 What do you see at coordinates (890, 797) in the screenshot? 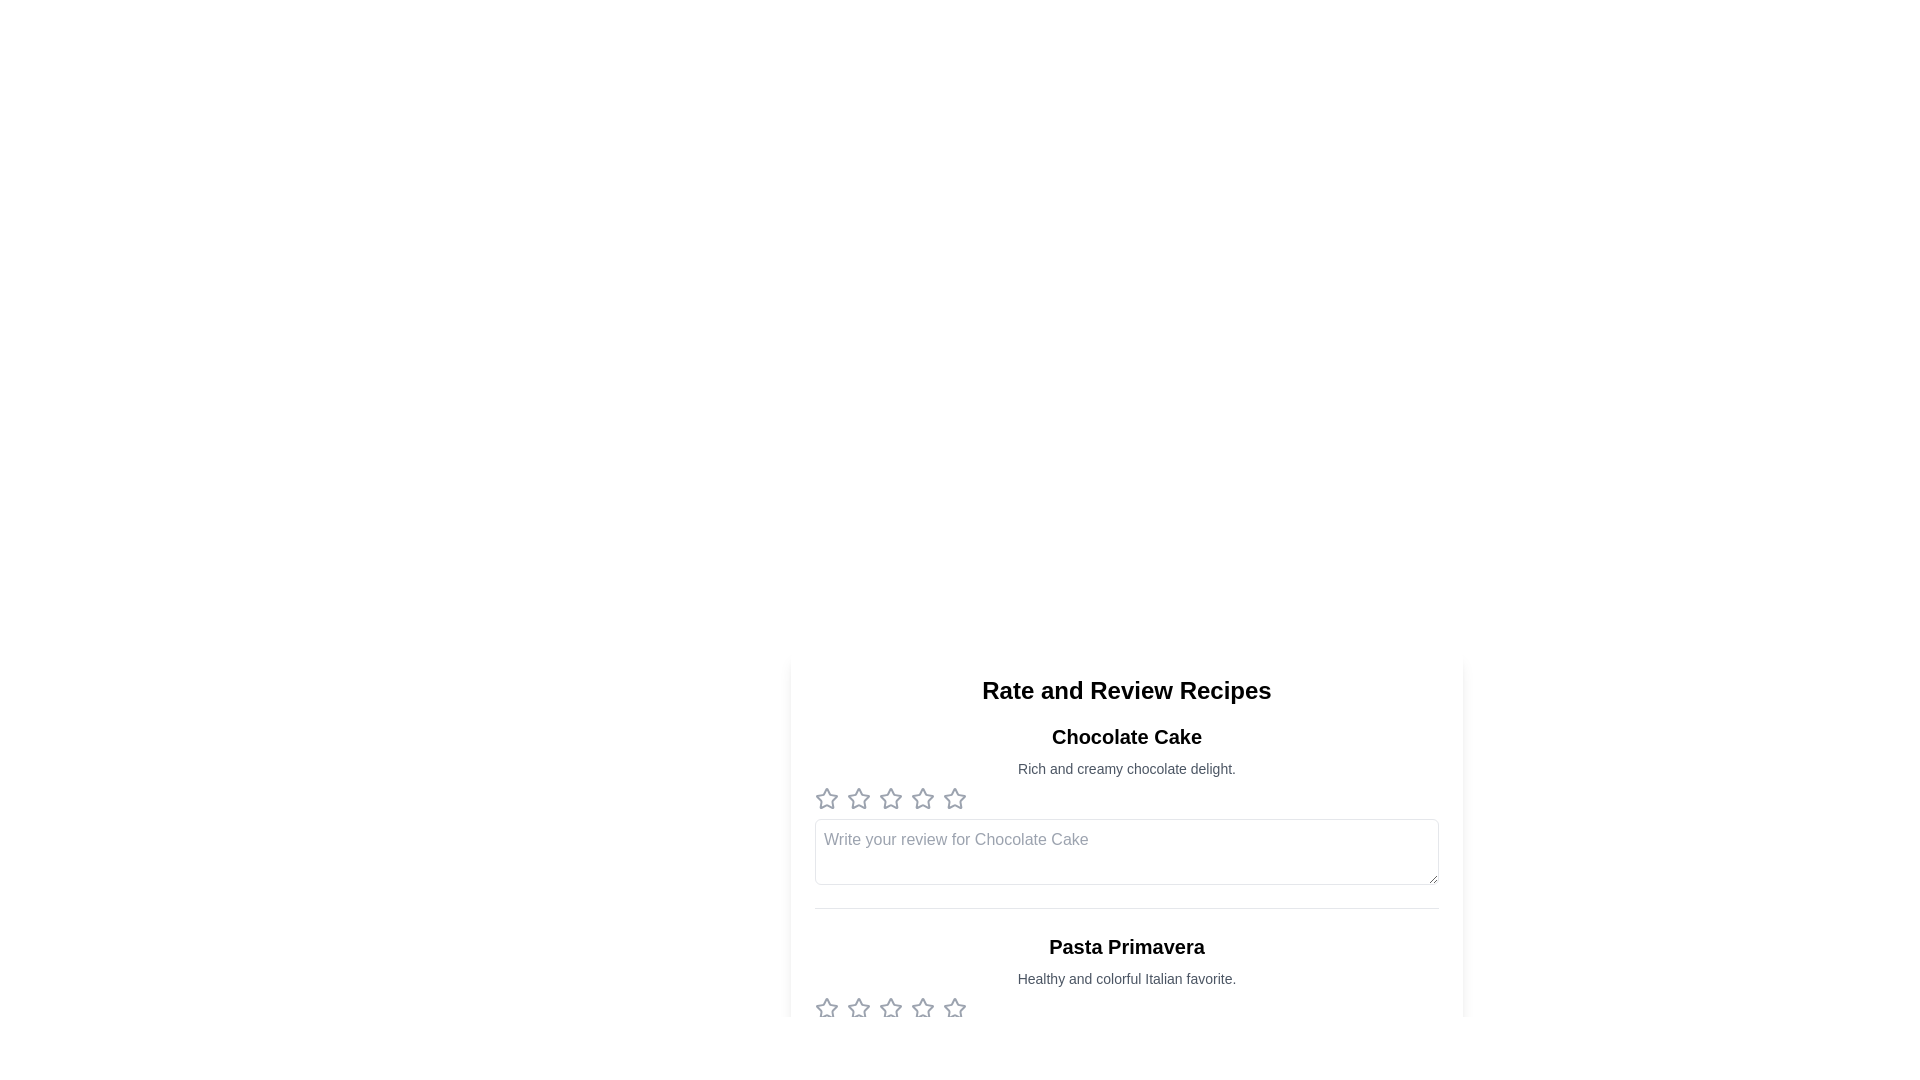
I see `the second star icon in the 'Rate and Review Recipes' section to indicate a rating of two stars` at bounding box center [890, 797].